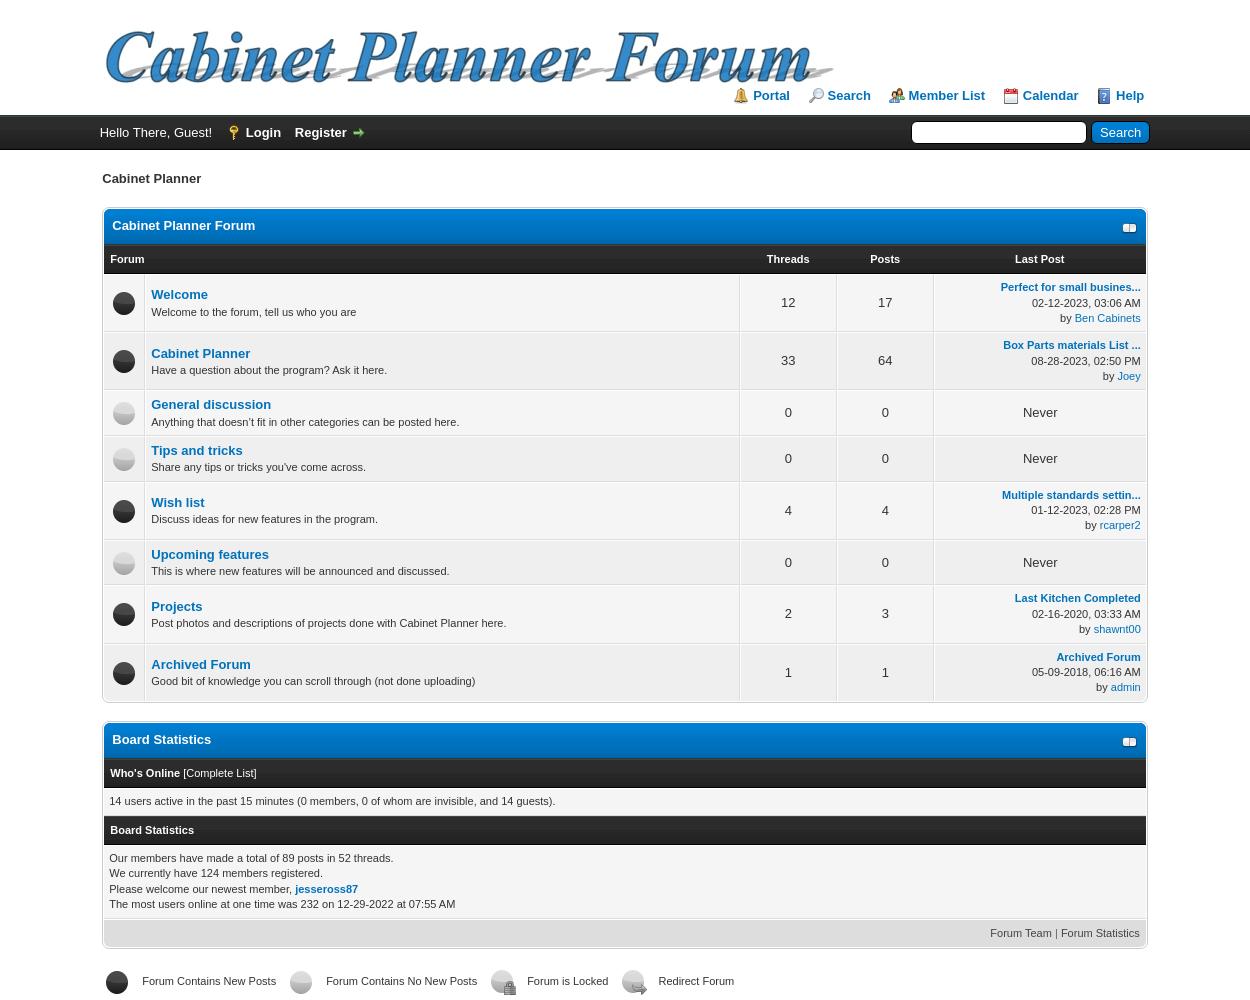  Describe the element at coordinates (185, 772) in the screenshot. I see `'Complete List'` at that location.